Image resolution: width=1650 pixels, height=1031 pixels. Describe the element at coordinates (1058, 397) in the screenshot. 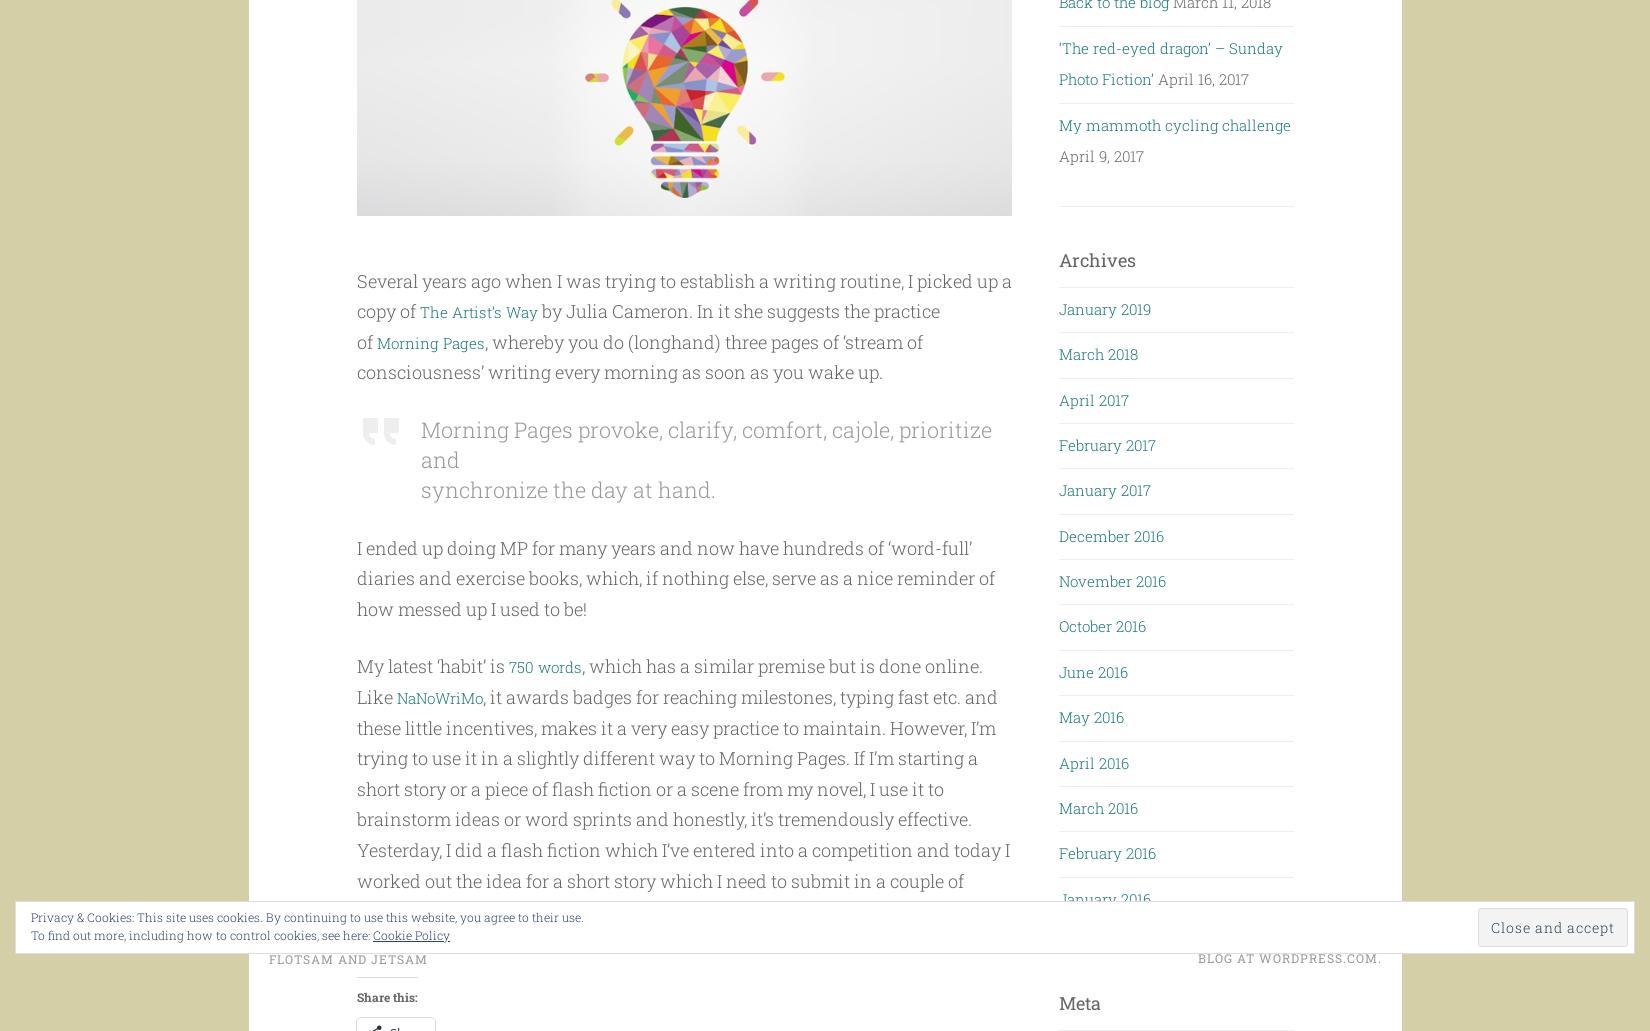

I see `'April 2017'` at that location.